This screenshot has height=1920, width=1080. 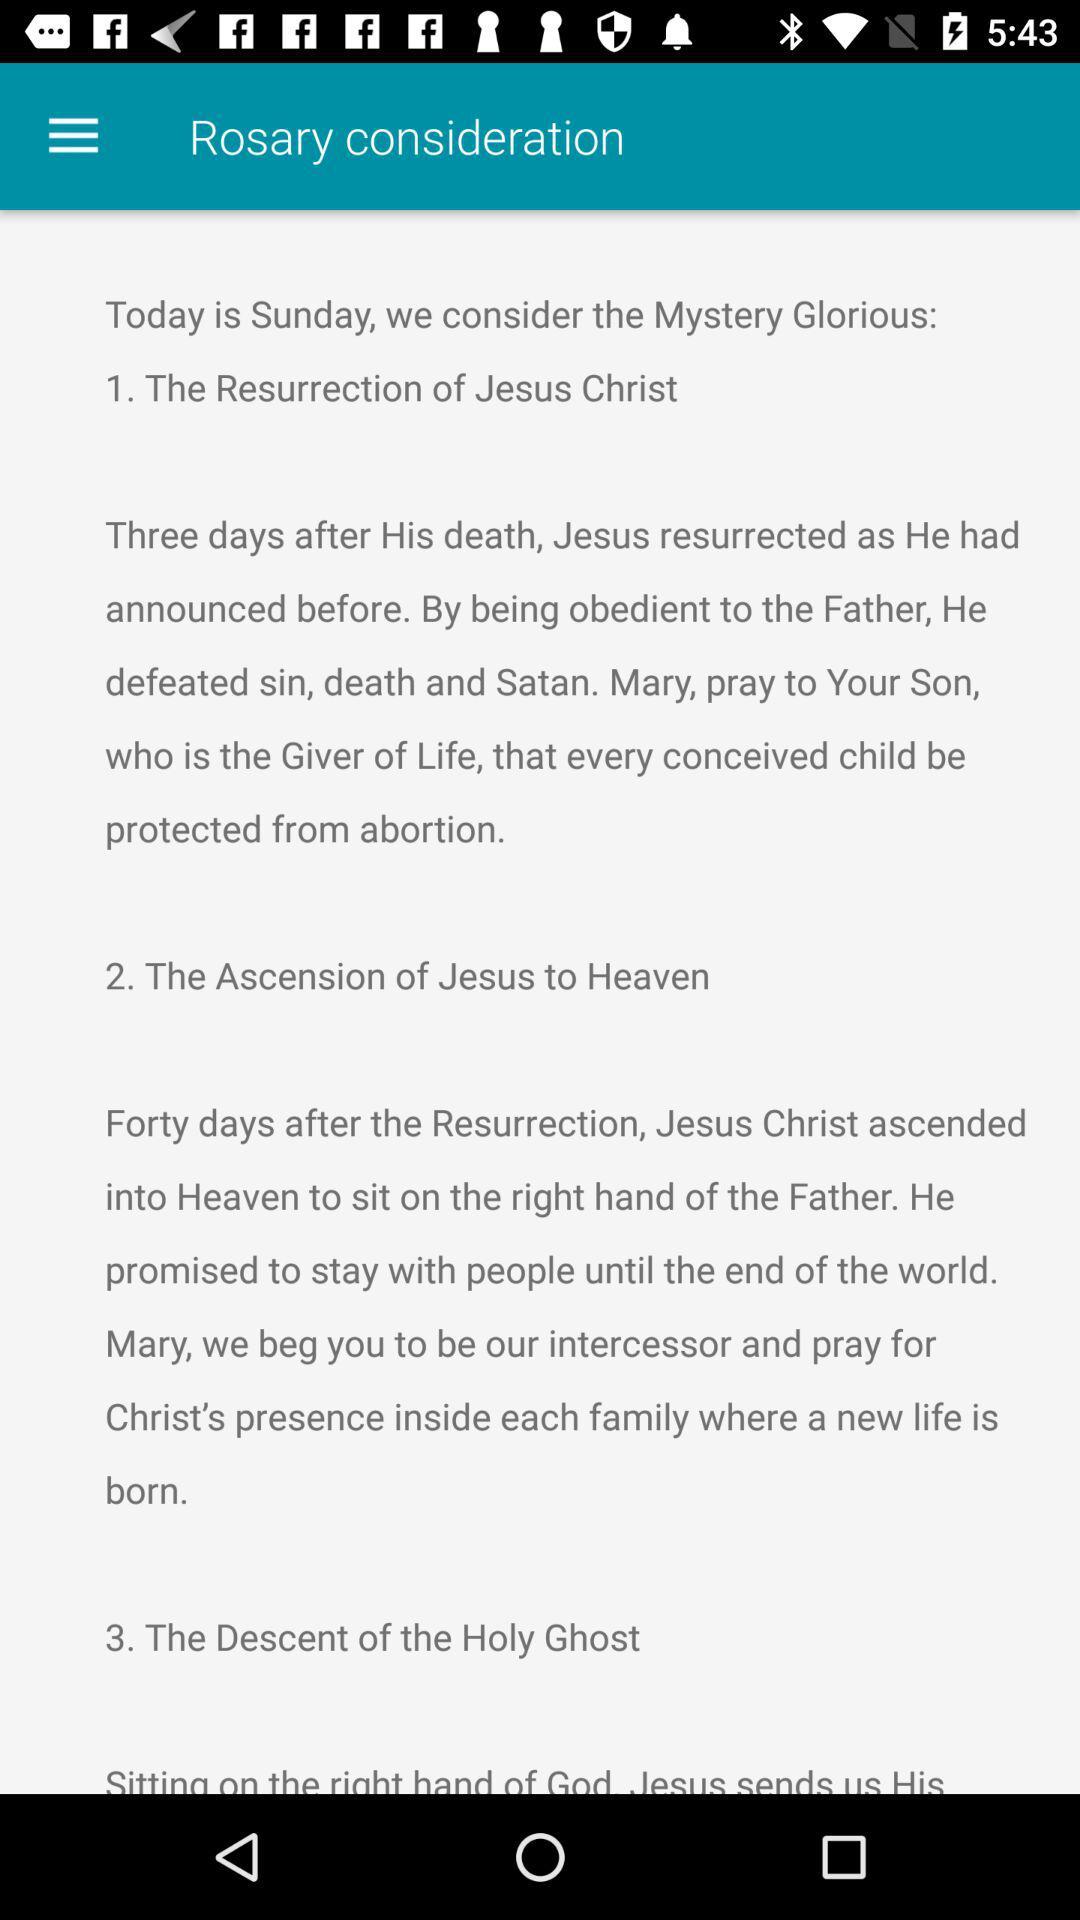 What do you see at coordinates (72, 135) in the screenshot?
I see `icon at the top left corner` at bounding box center [72, 135].